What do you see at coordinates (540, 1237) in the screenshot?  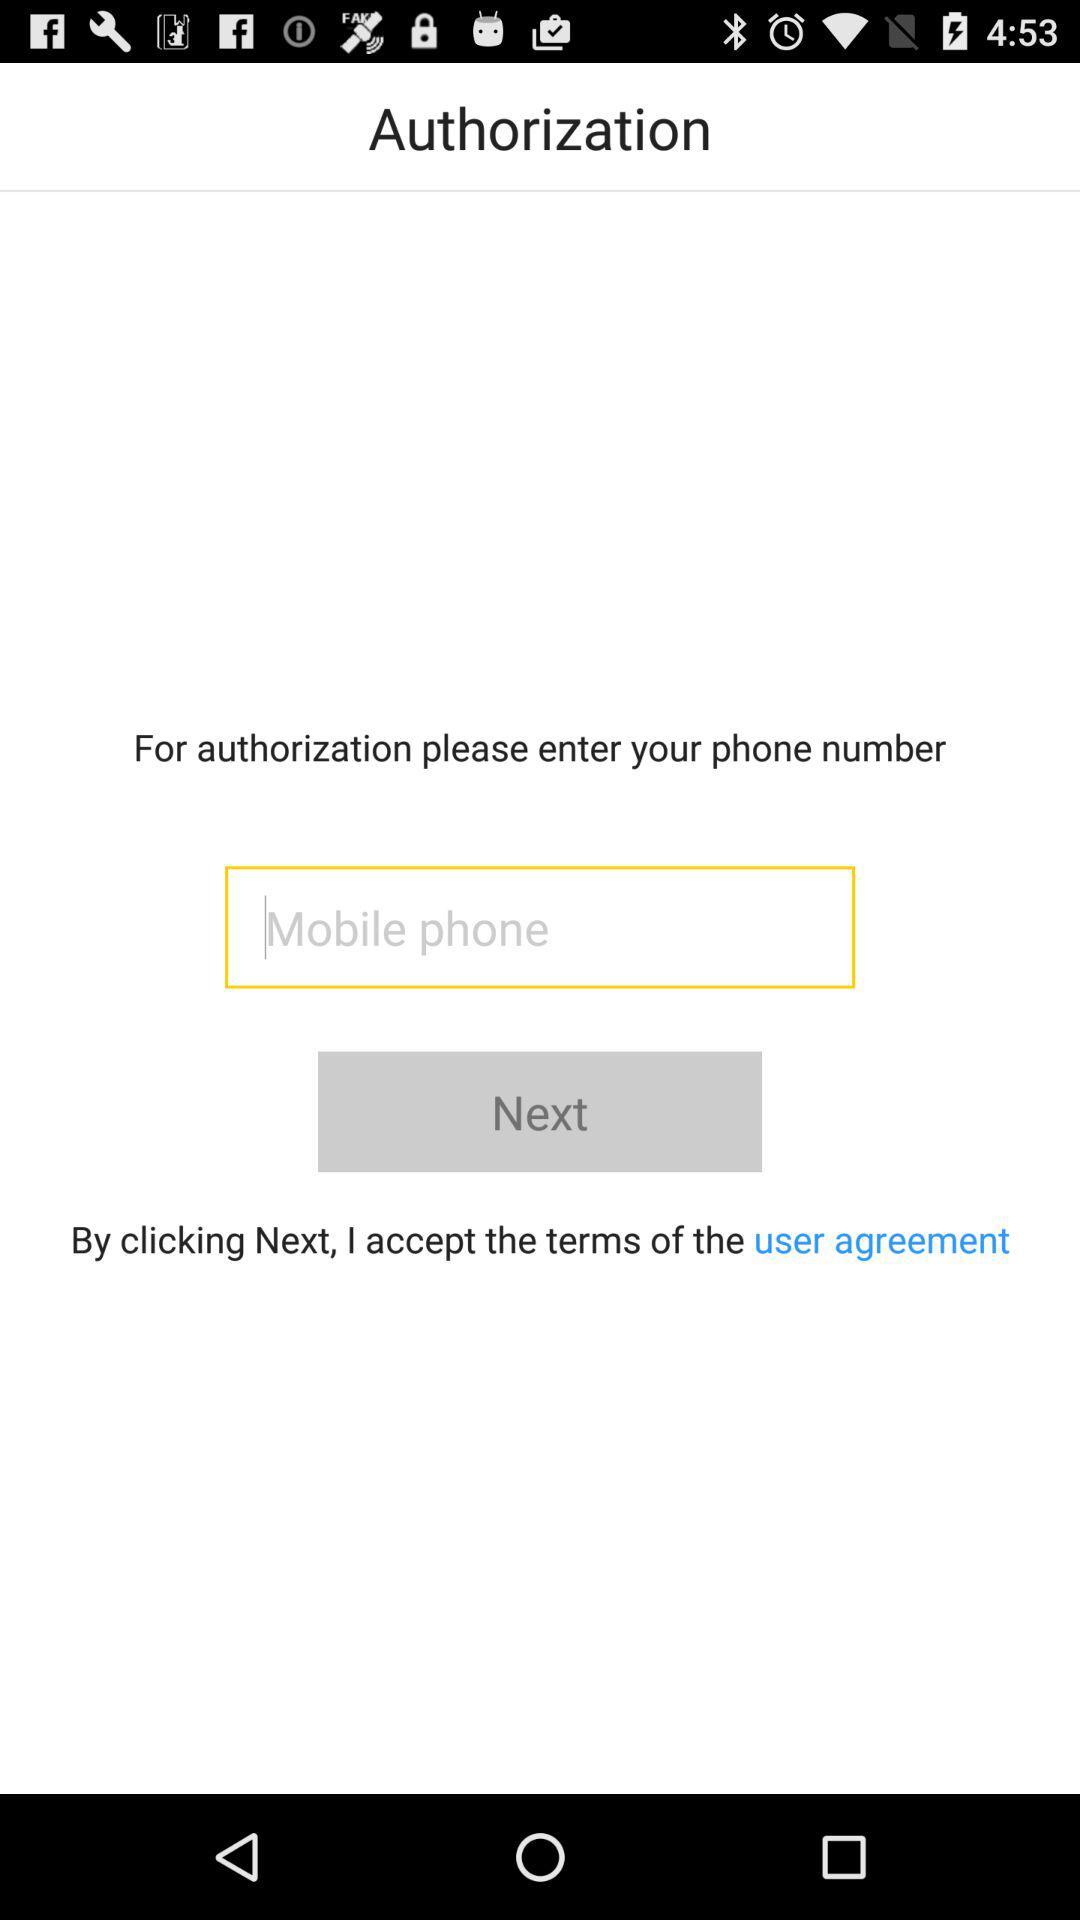 I see `the by clicking next app` at bounding box center [540, 1237].